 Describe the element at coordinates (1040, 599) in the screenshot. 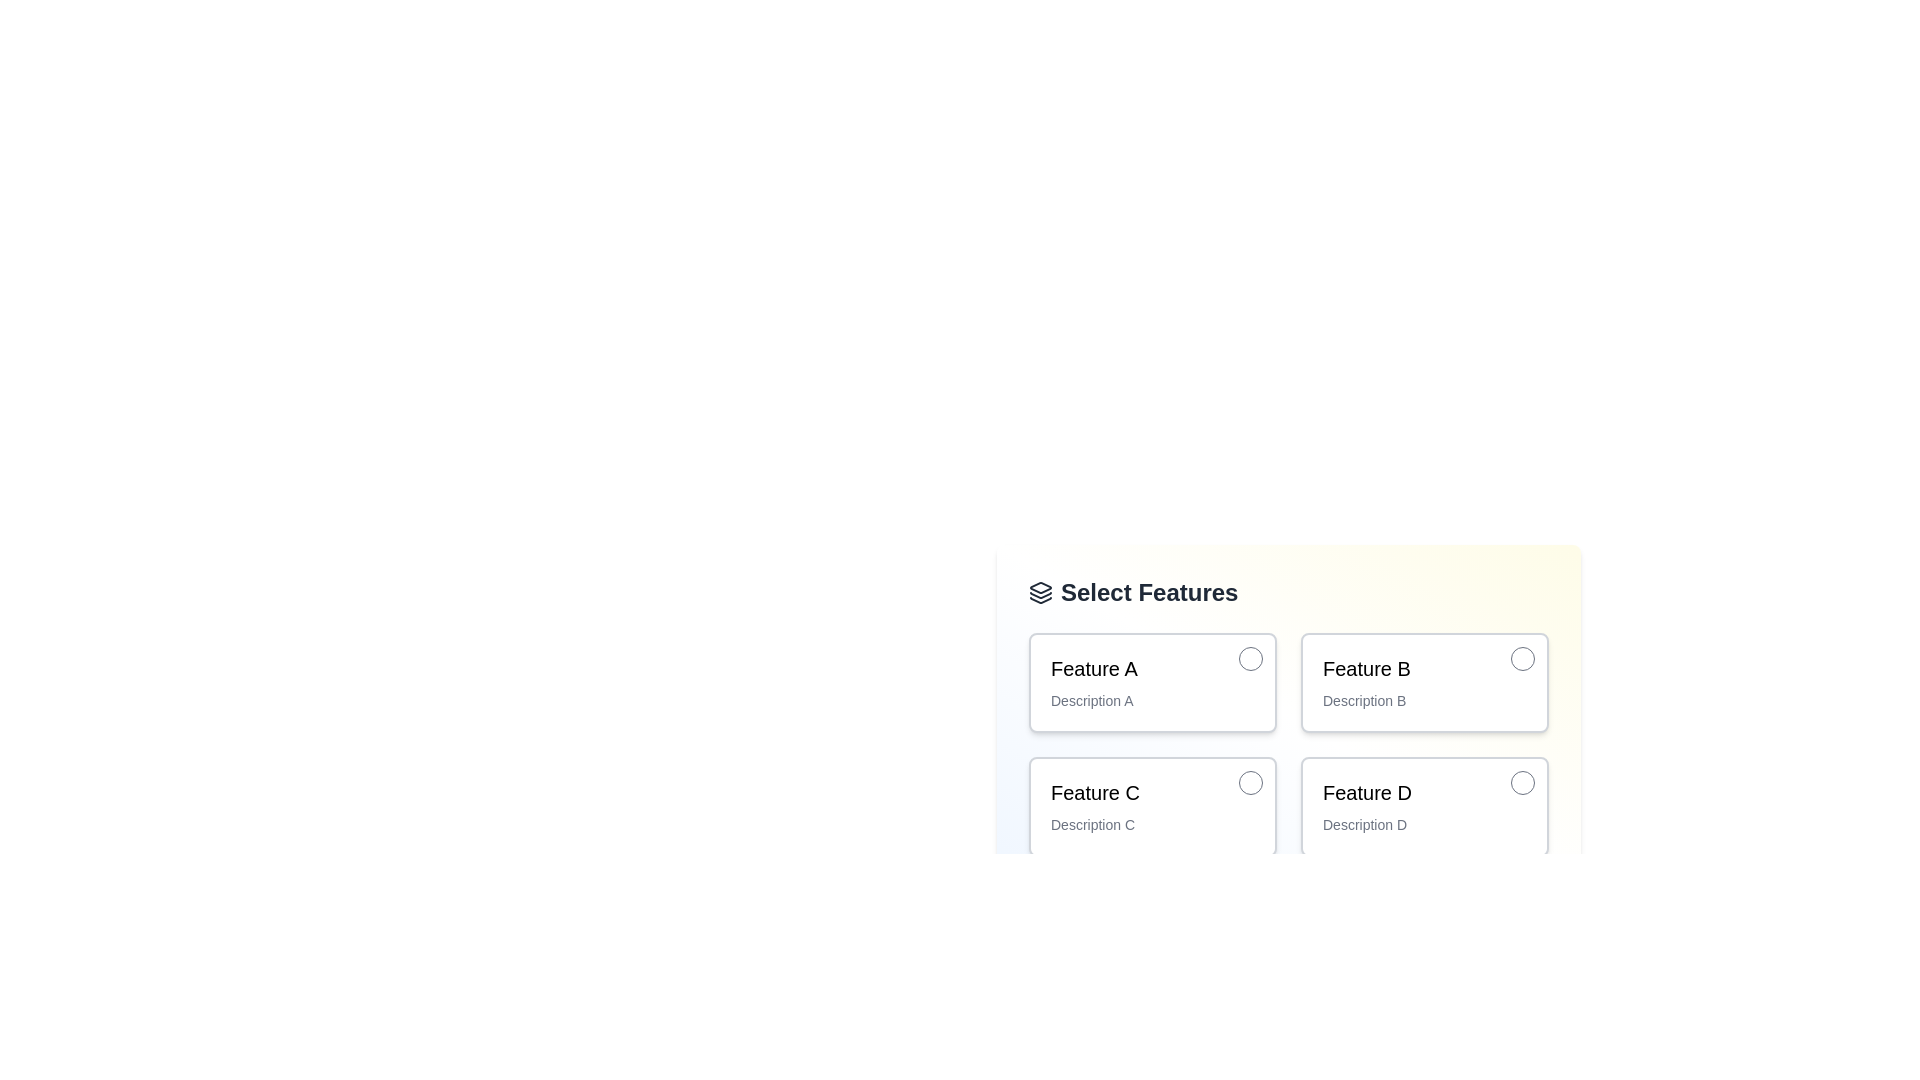

I see `the third layer of the stacked layers icon` at that location.